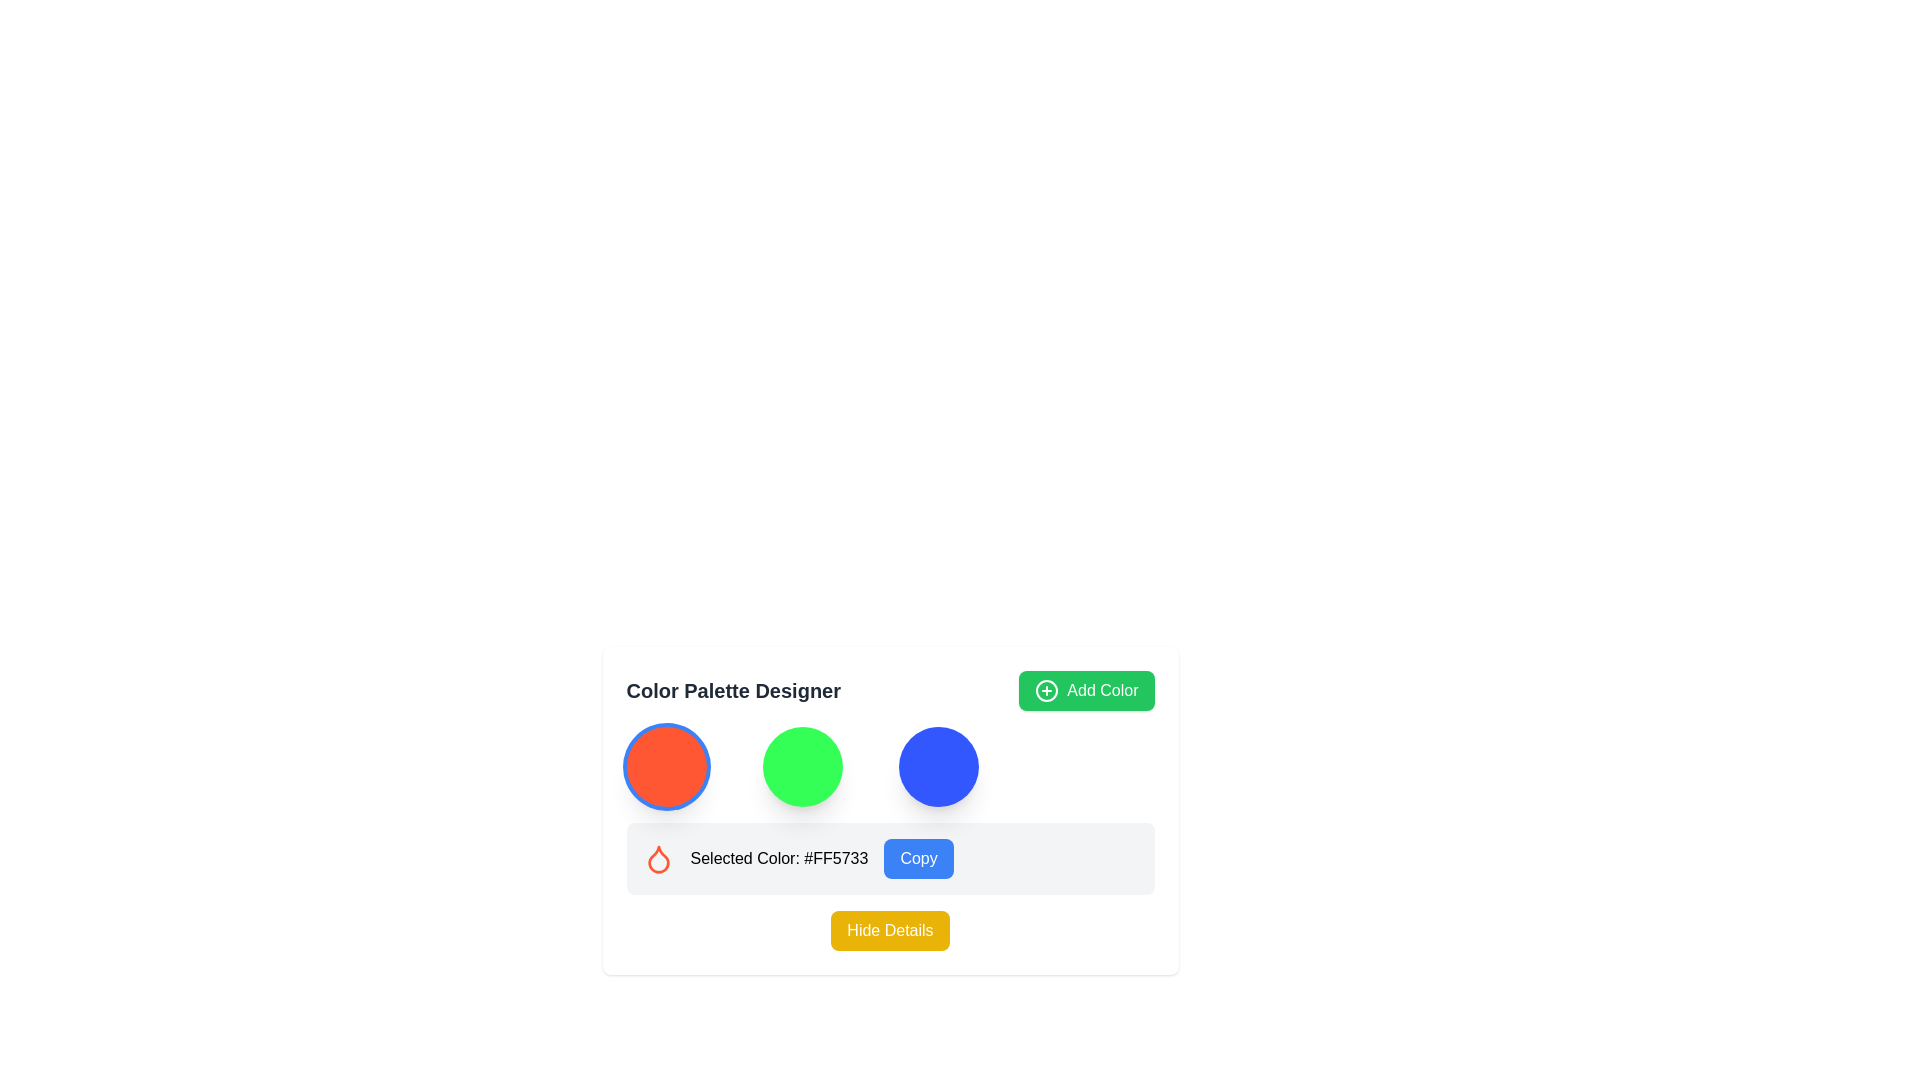 This screenshot has height=1080, width=1920. I want to click on the button for adding a new color to the palette, located to the right of the 'Color Palette Designer' header, so click(1085, 689).